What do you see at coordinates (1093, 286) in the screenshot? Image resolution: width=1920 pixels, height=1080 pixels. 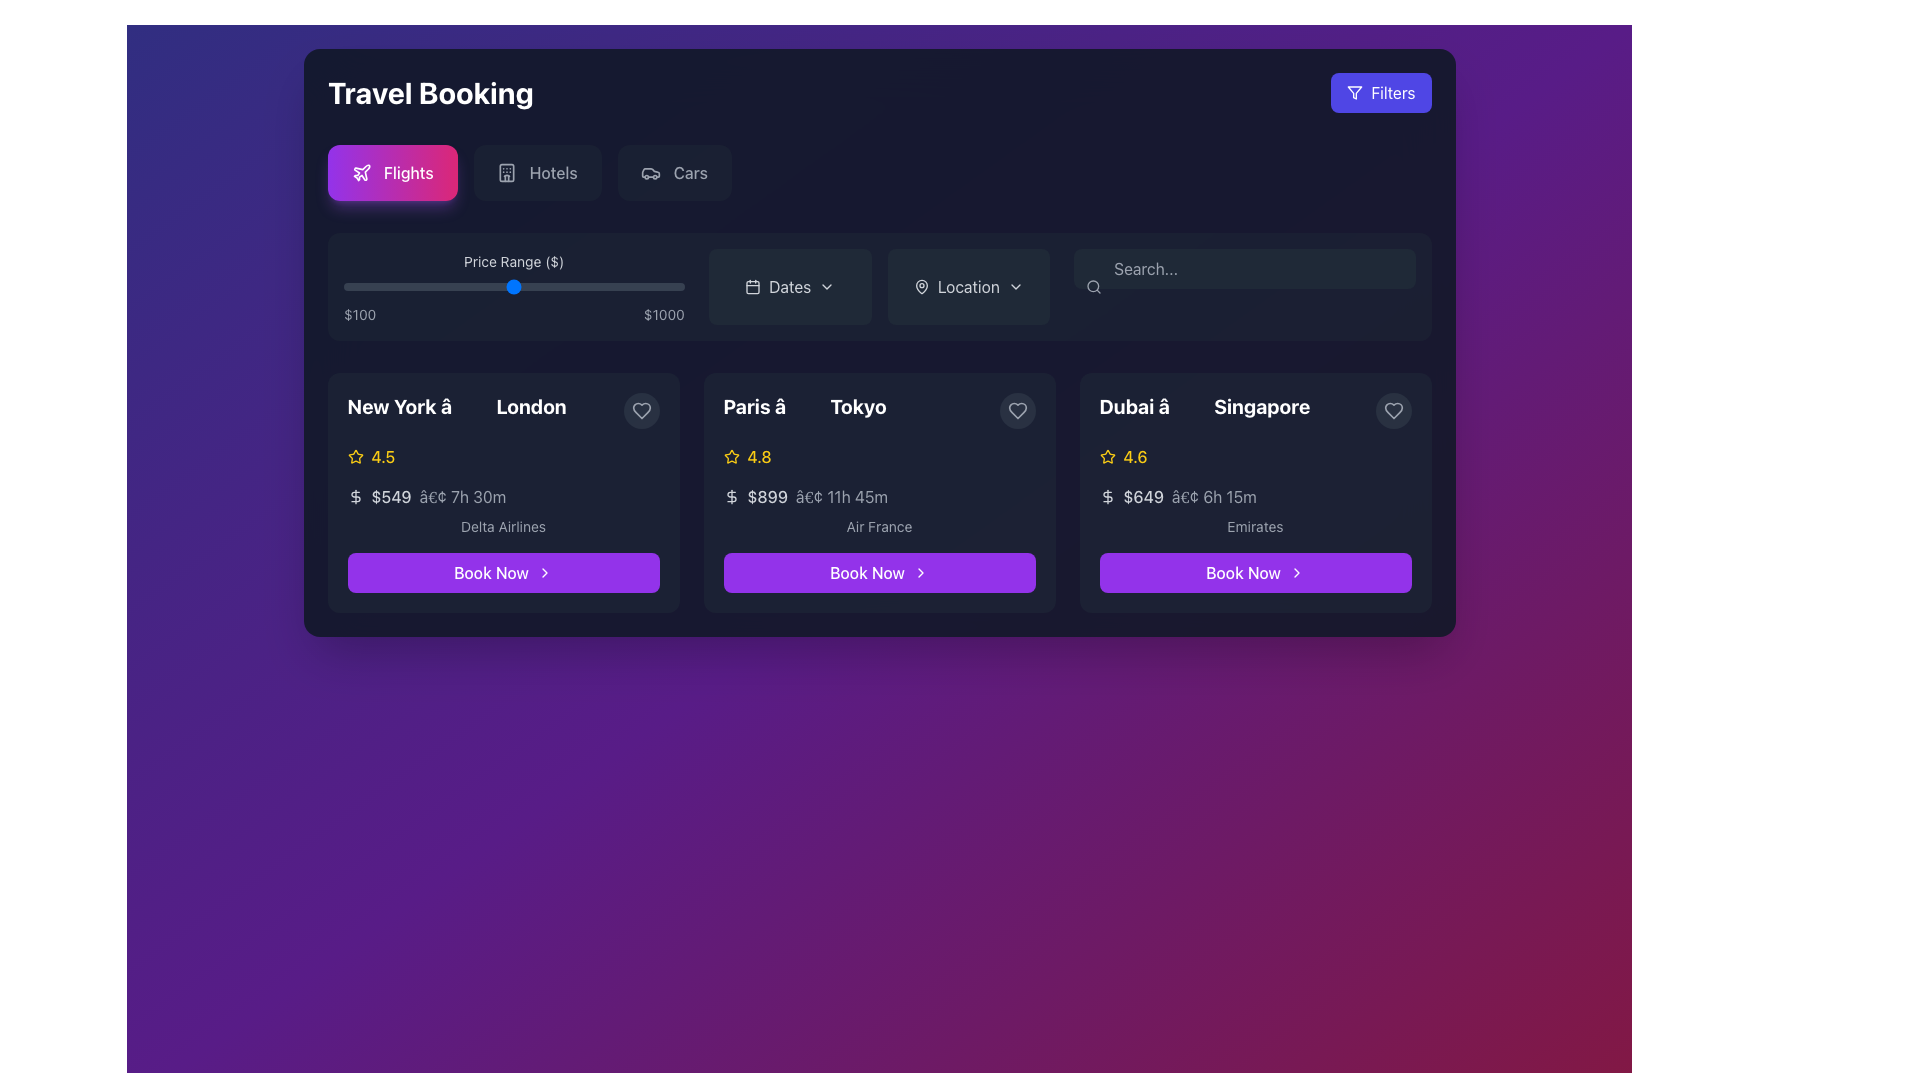 I see `the magnifying glass icon located in the top-right section of the main interface within the search bar` at bounding box center [1093, 286].